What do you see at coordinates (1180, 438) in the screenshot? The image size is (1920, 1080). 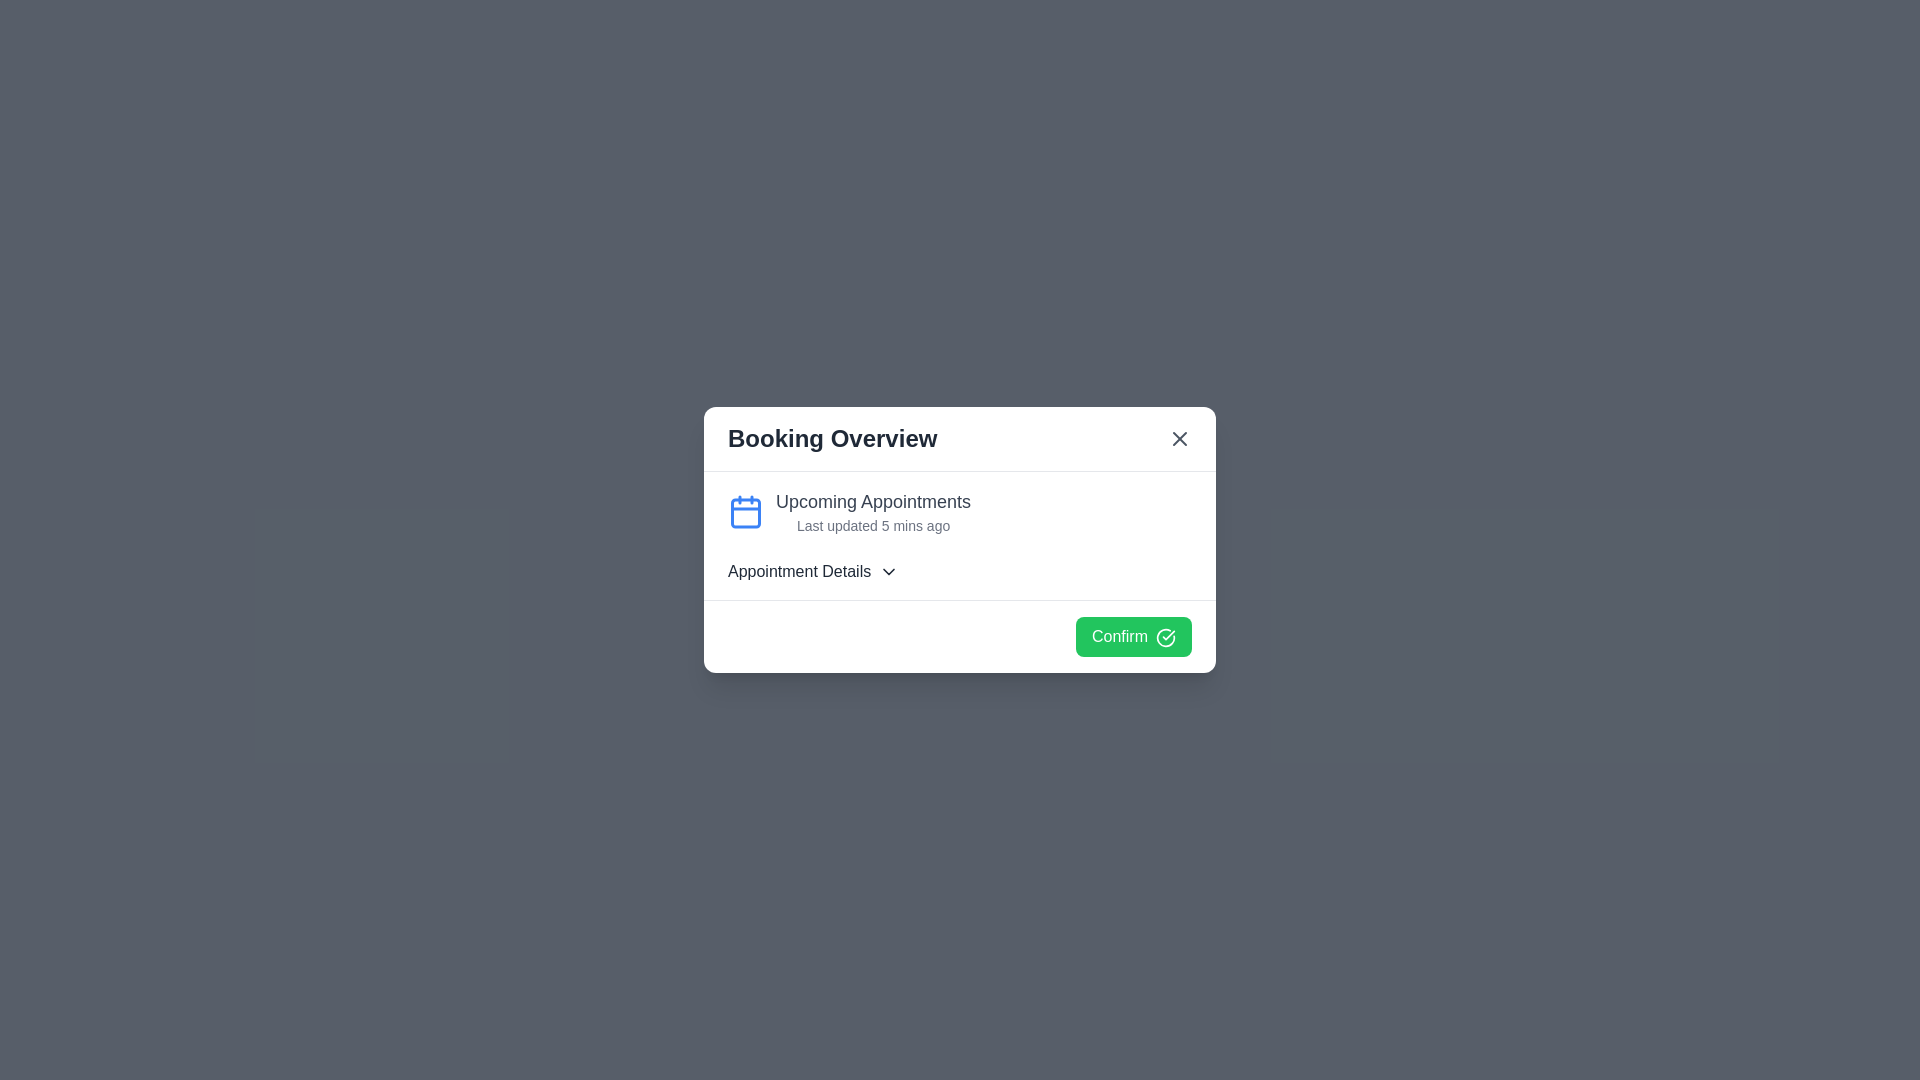 I see `the diagonal cross line icon styled as a close button located in the top right corner of the 'Booking Overview' modal window` at bounding box center [1180, 438].